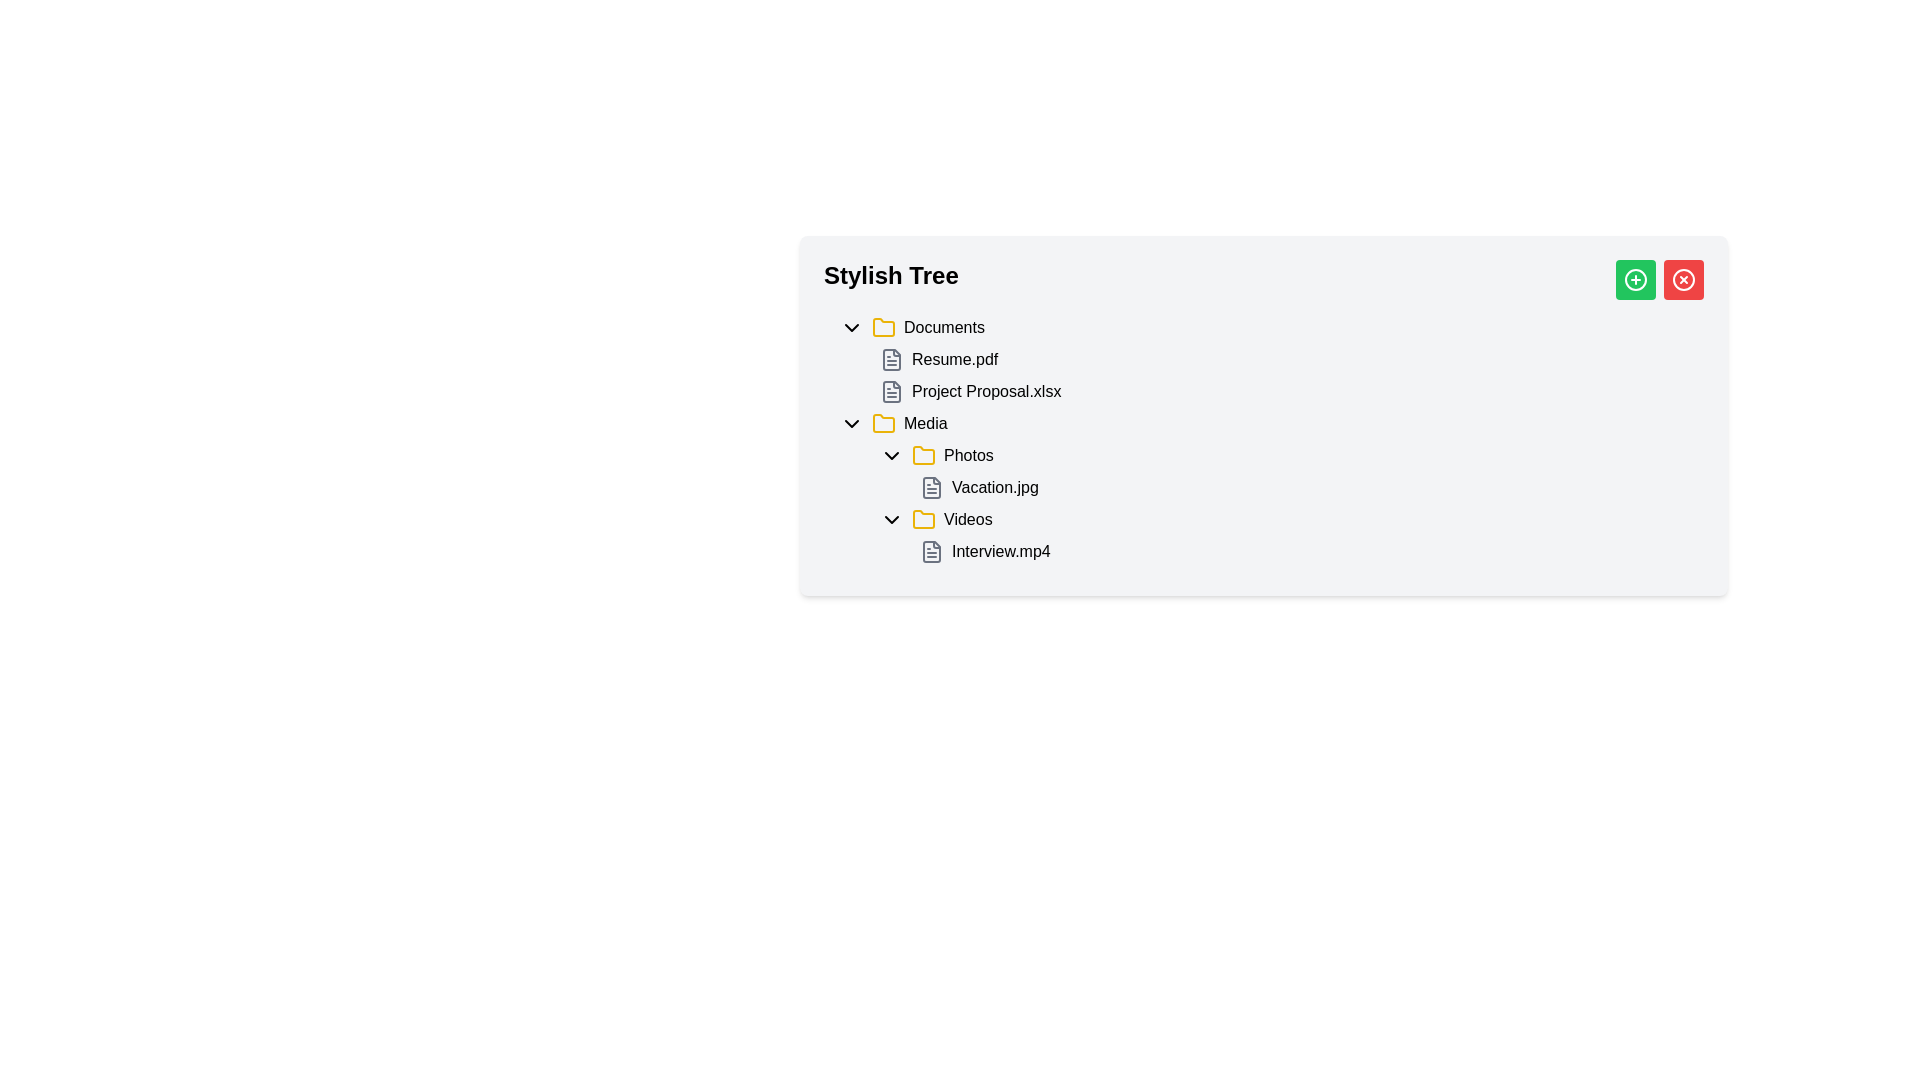 The width and height of the screenshot is (1920, 1080). I want to click on the text label displaying the filename 'Resume.pdf', so click(954, 358).